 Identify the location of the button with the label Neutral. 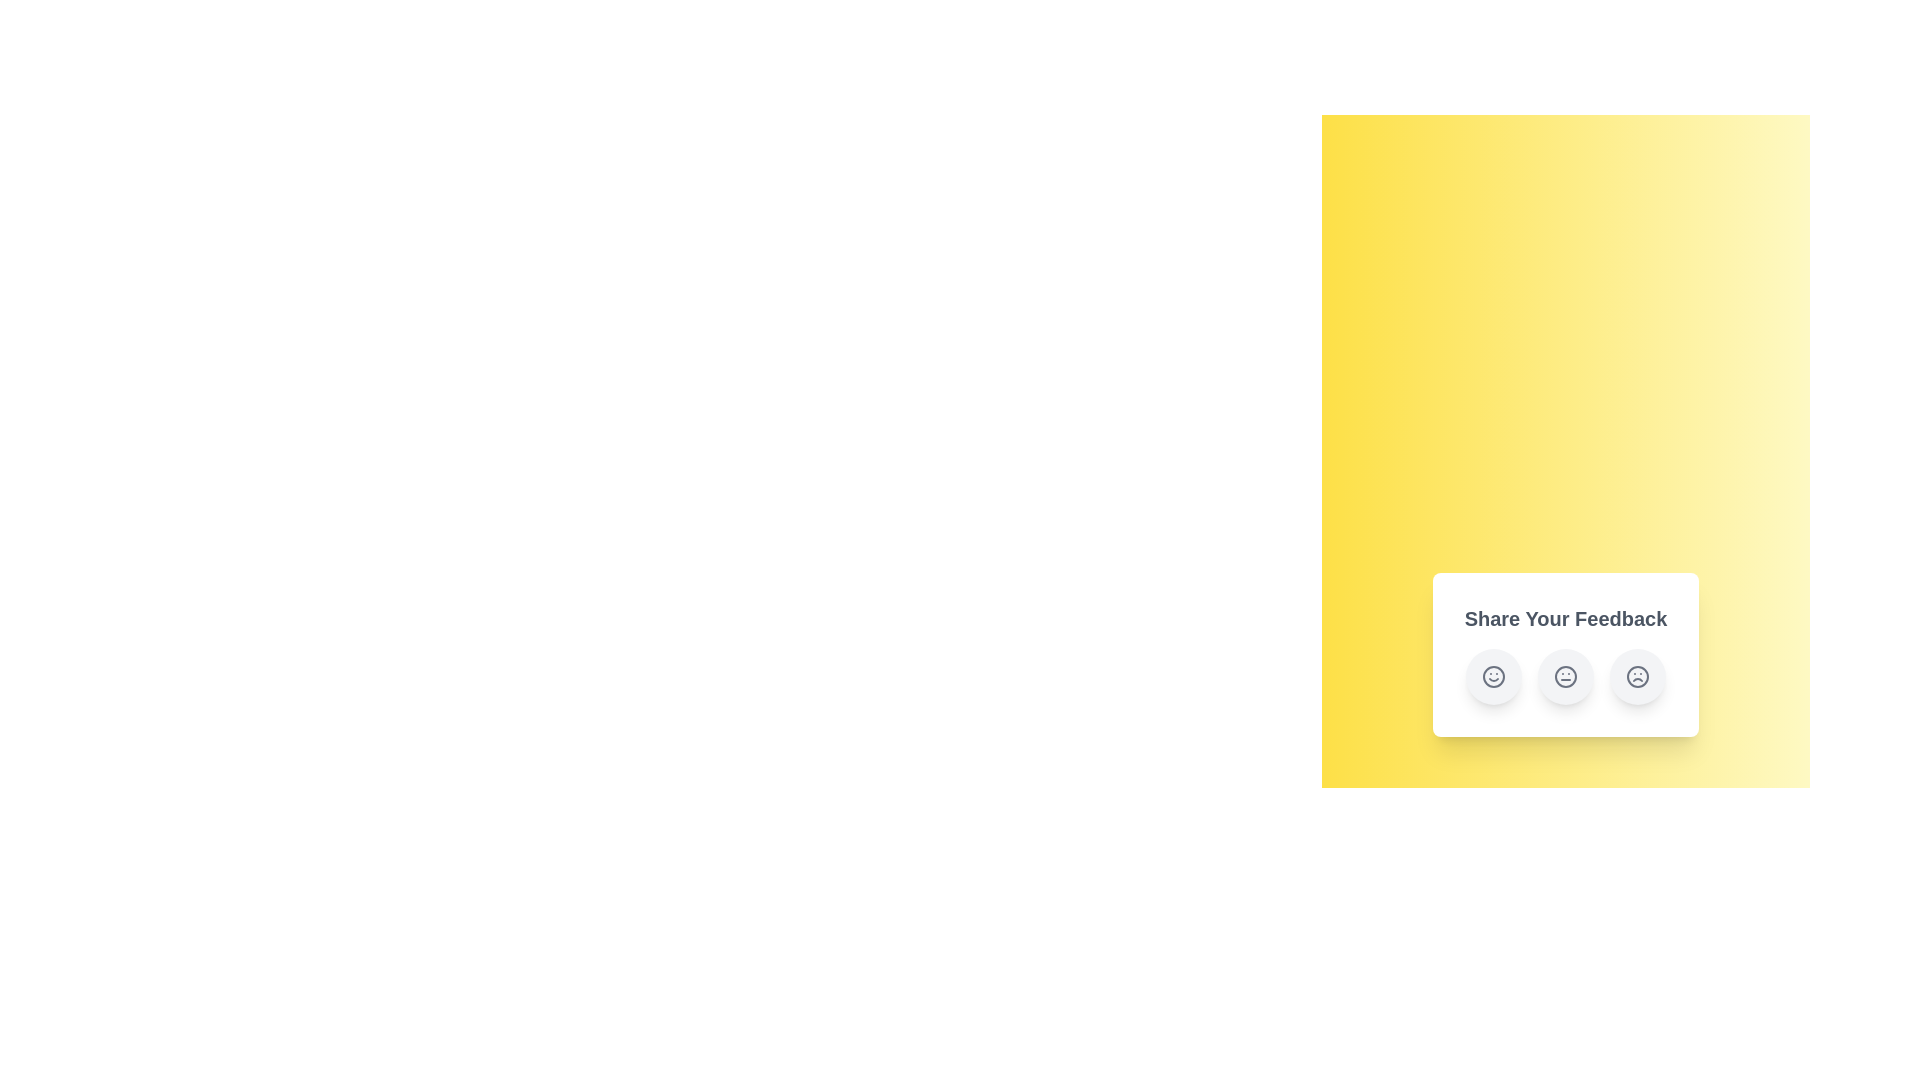
(1564, 676).